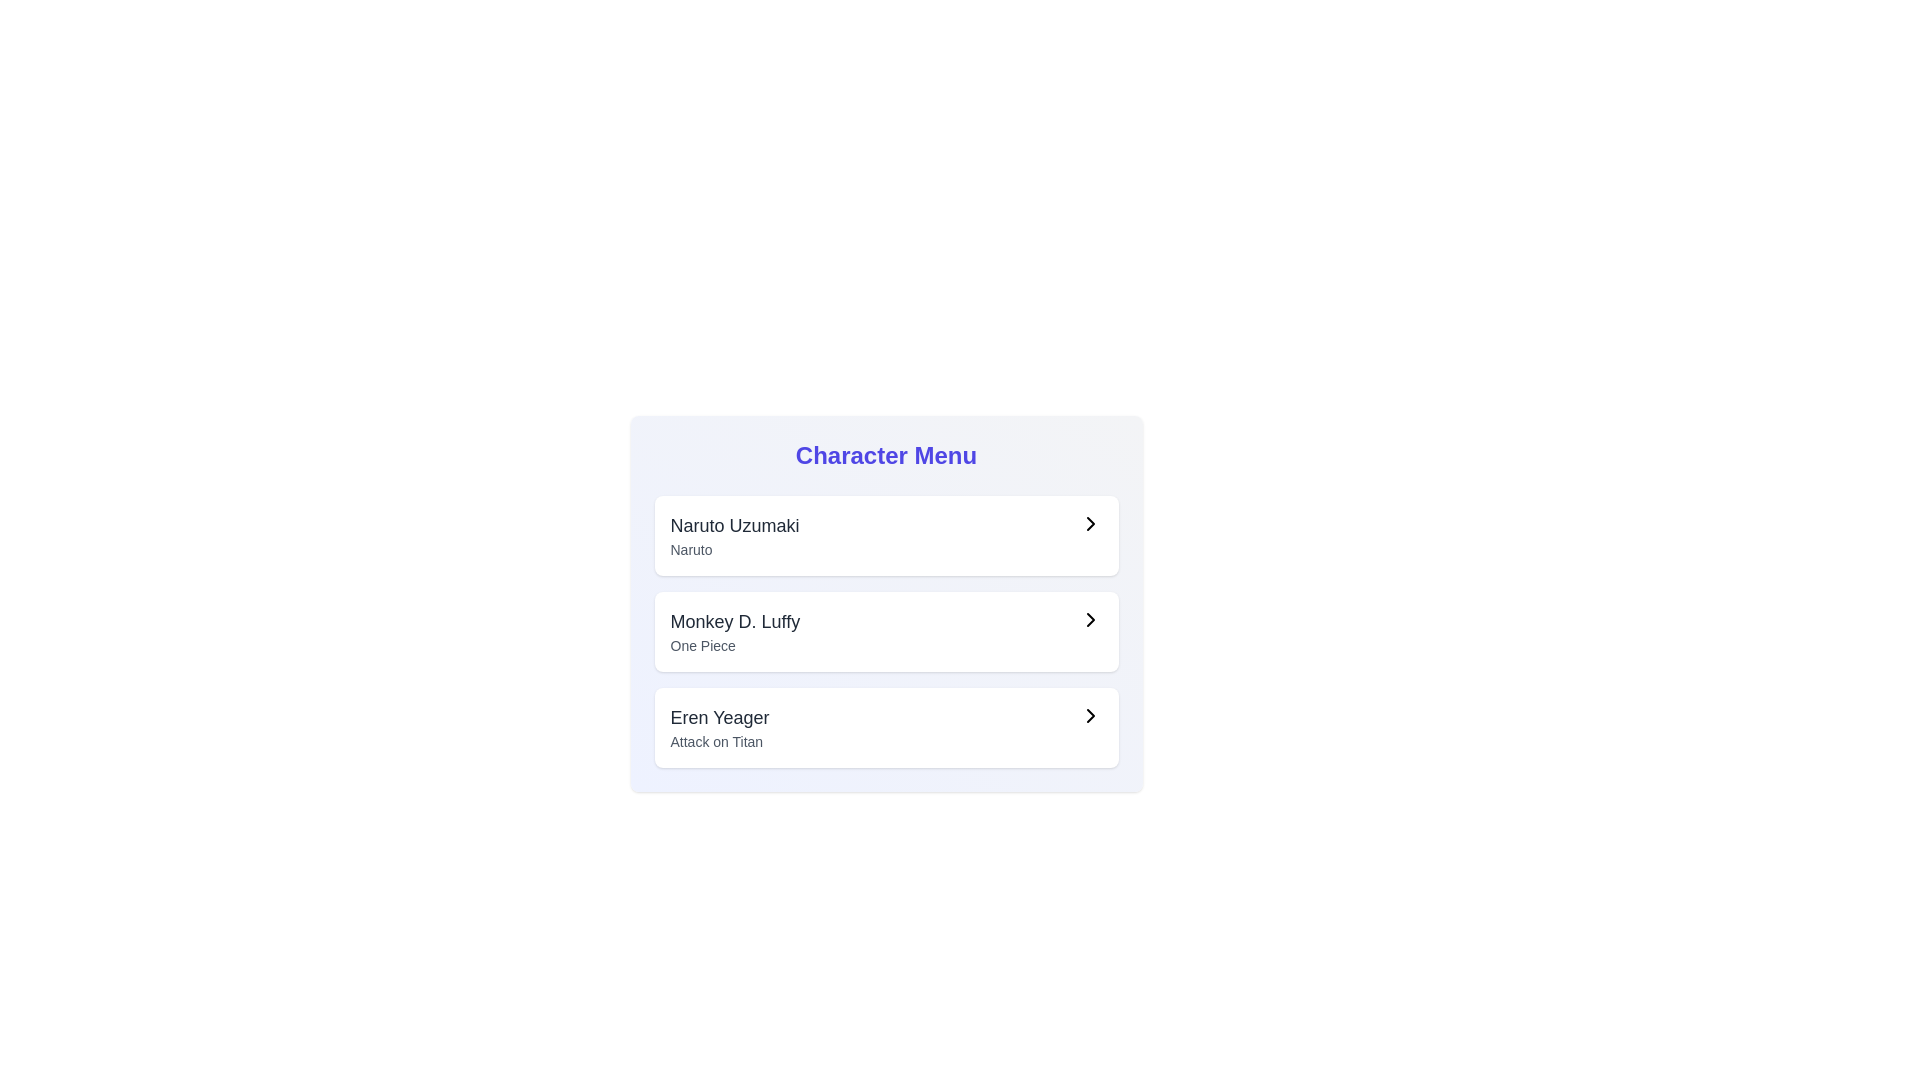 This screenshot has width=1920, height=1080. Describe the element at coordinates (1089, 523) in the screenshot. I see `the chevron icon on the right edge of the list item for 'Naruto Uzumaki'` at that location.